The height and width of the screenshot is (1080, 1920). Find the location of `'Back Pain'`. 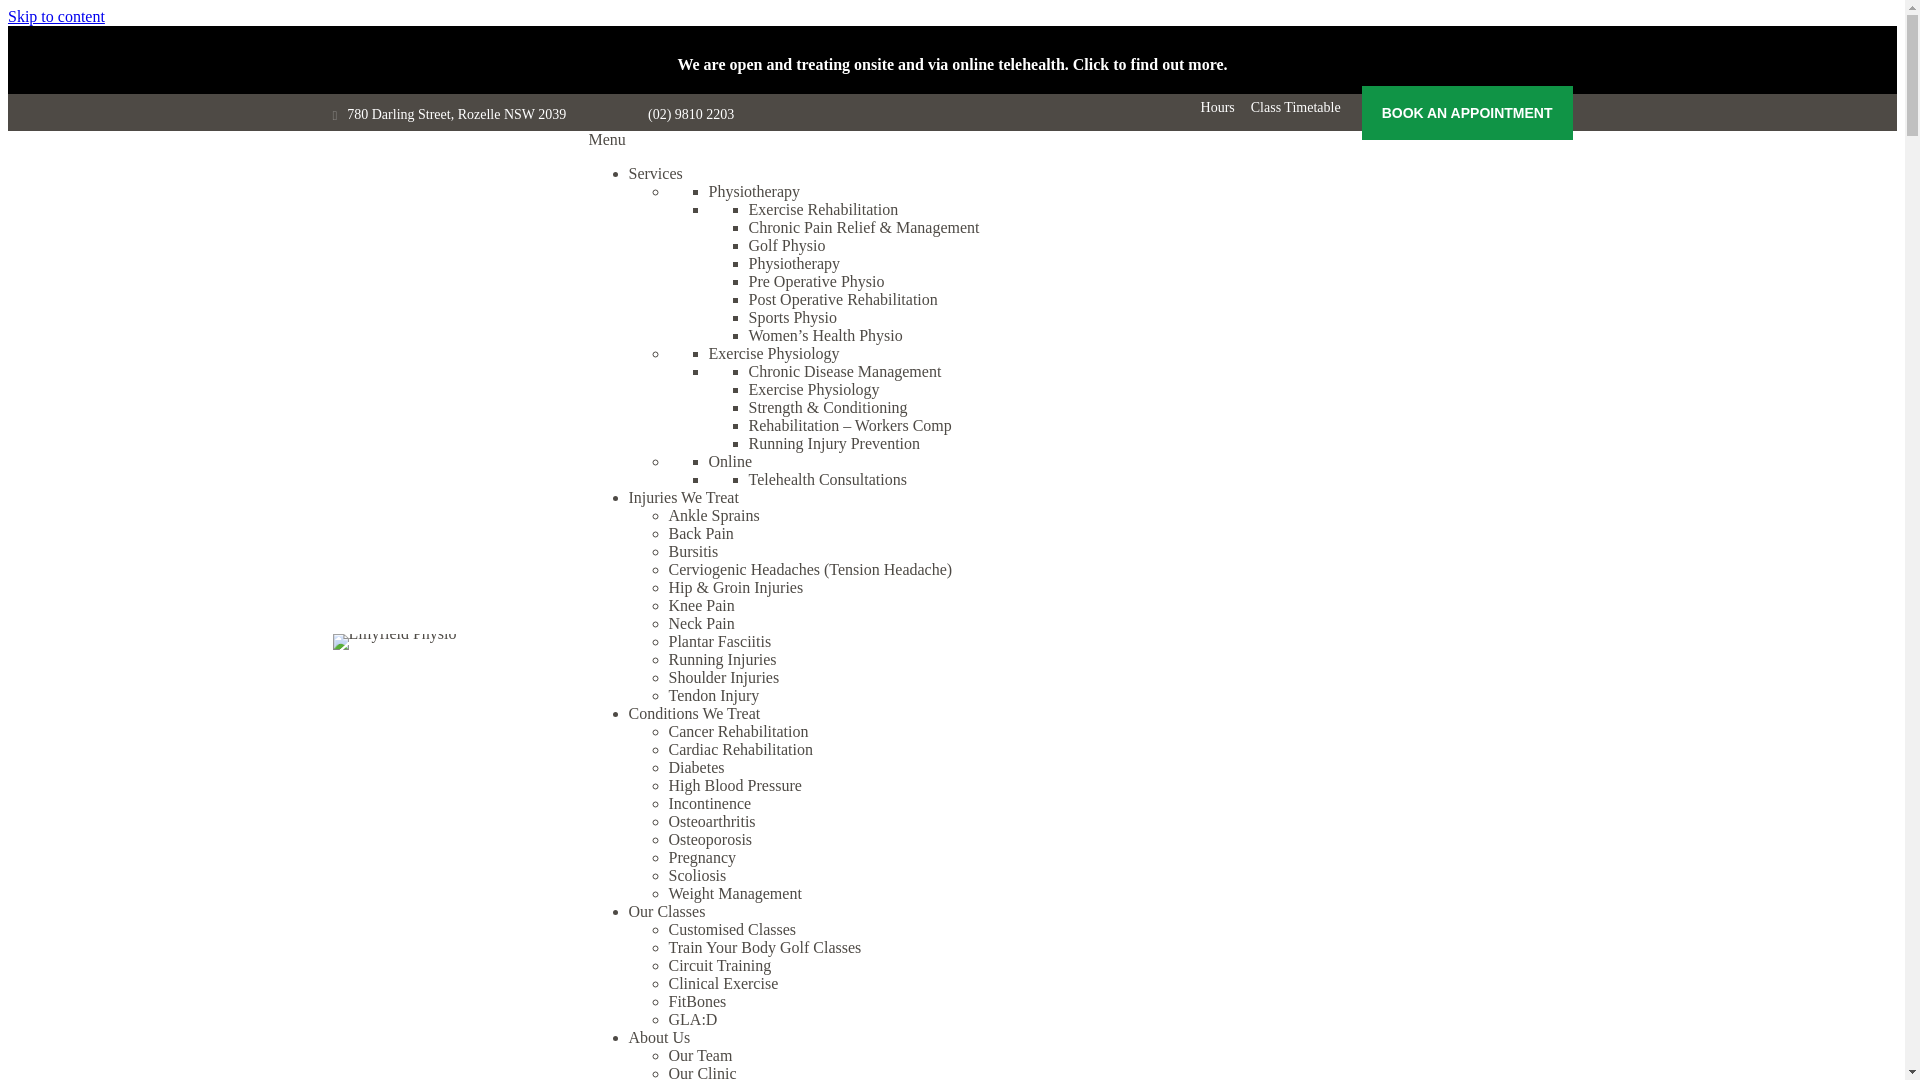

'Back Pain' is located at coordinates (700, 532).